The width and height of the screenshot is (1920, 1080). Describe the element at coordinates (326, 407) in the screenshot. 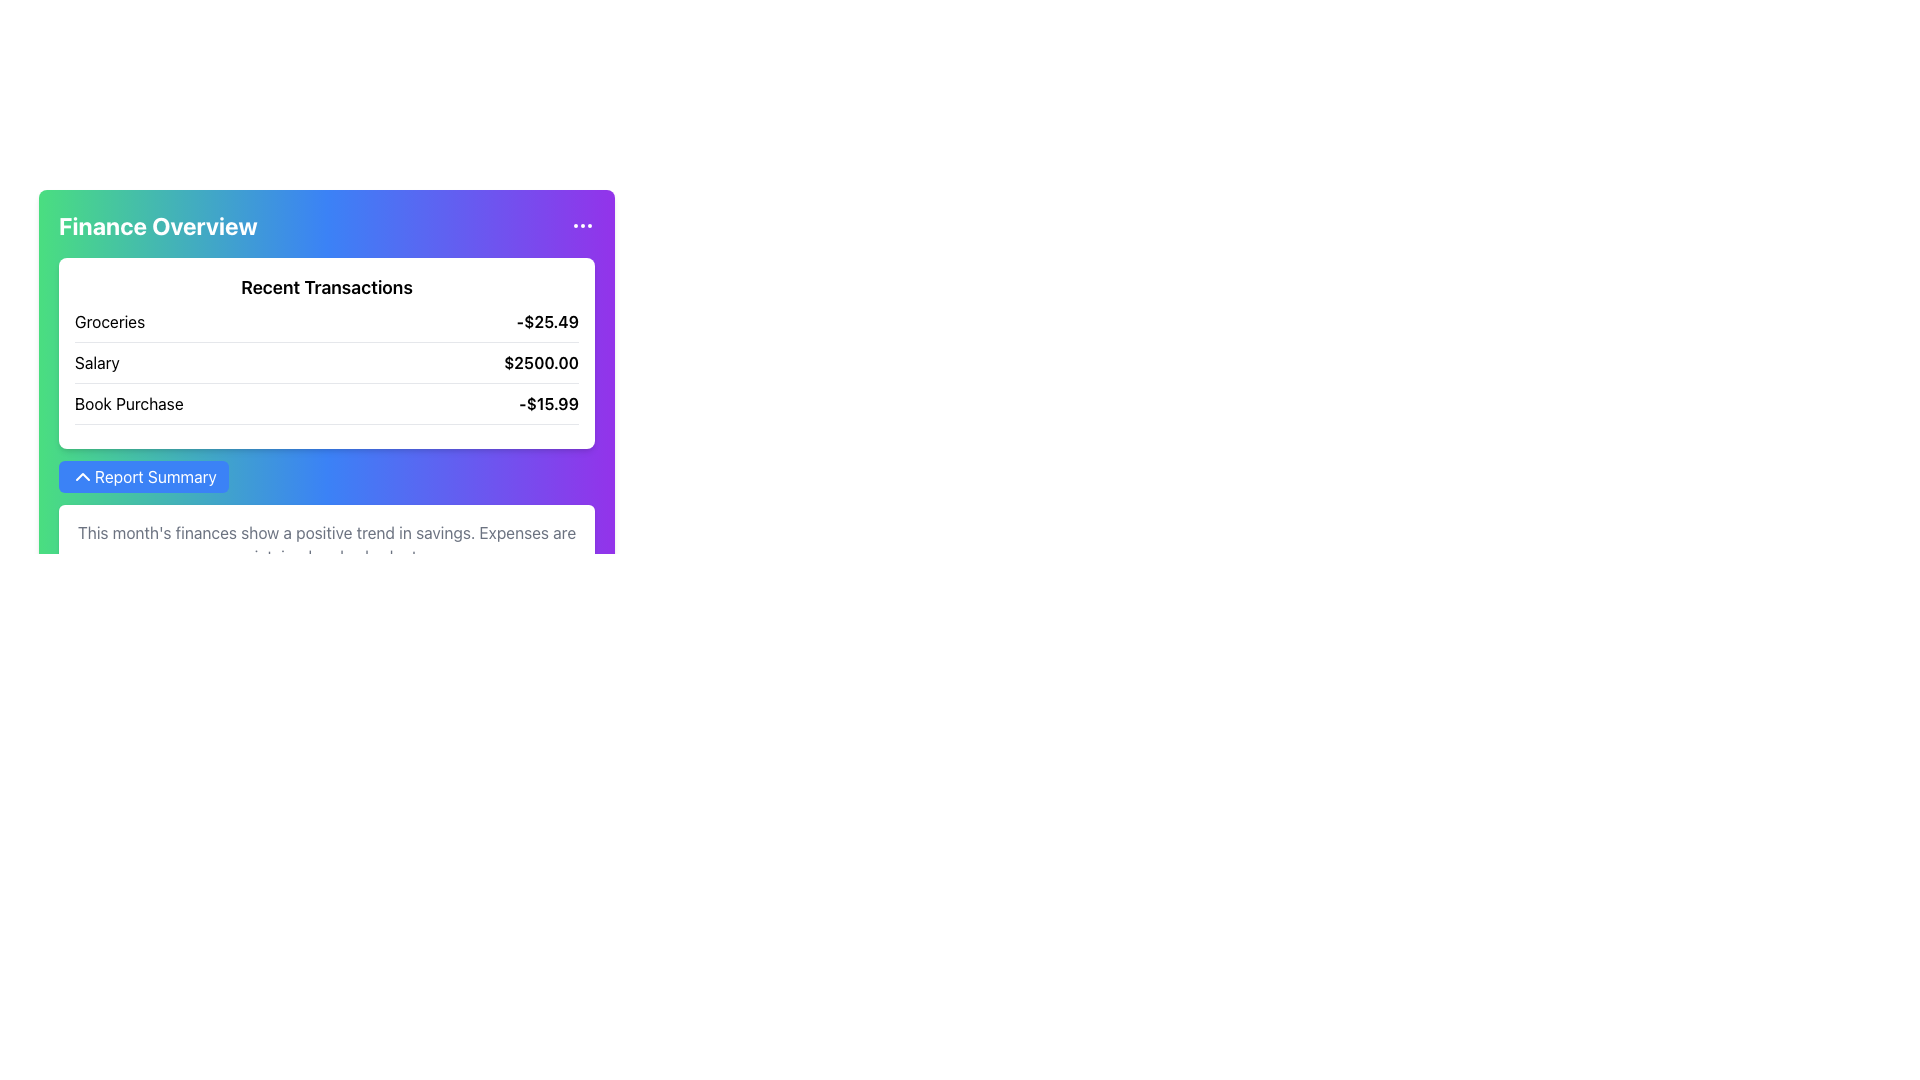

I see `the transaction record displaying 'Book Purchase' with amount '-$15.99' in the 'Finance Overview' section, which is the third item in the list` at that location.